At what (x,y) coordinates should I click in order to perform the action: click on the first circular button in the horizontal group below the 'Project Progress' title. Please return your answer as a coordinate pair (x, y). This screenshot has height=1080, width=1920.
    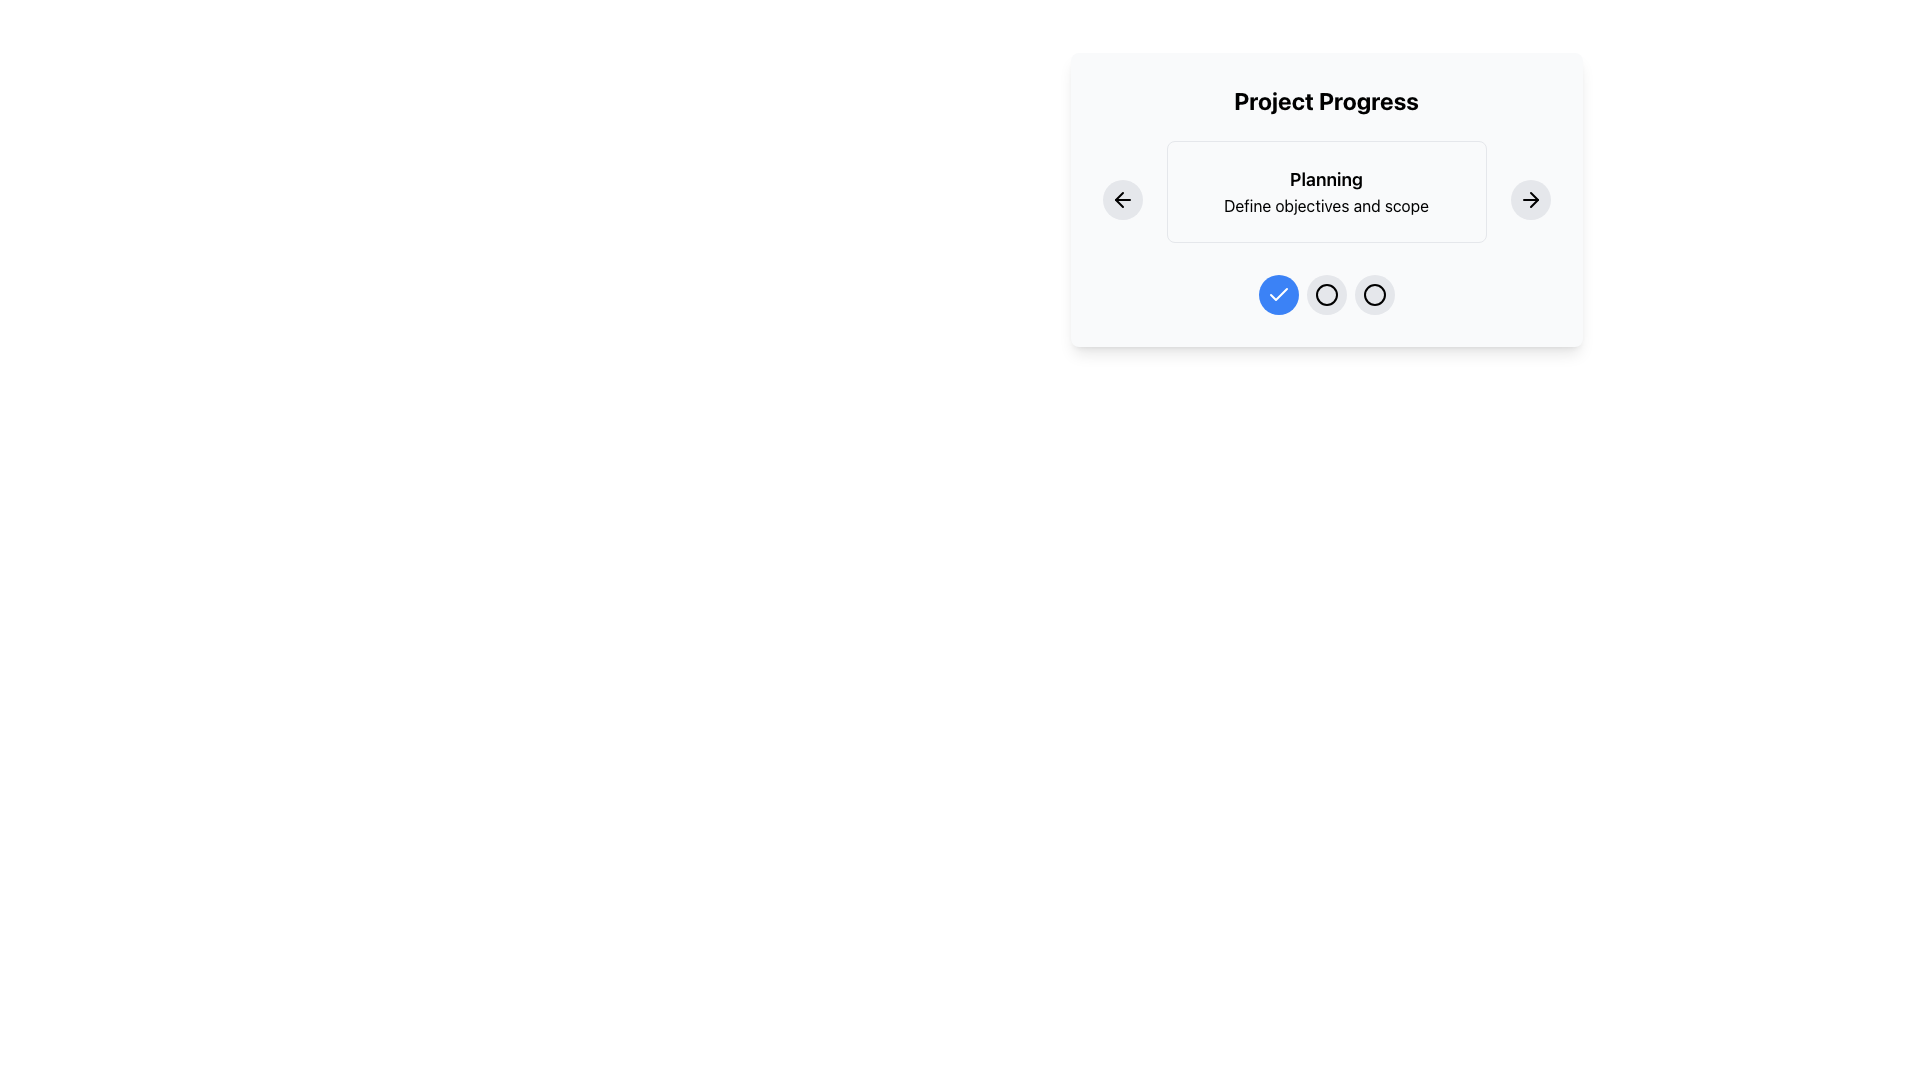
    Looking at the image, I should click on (1277, 294).